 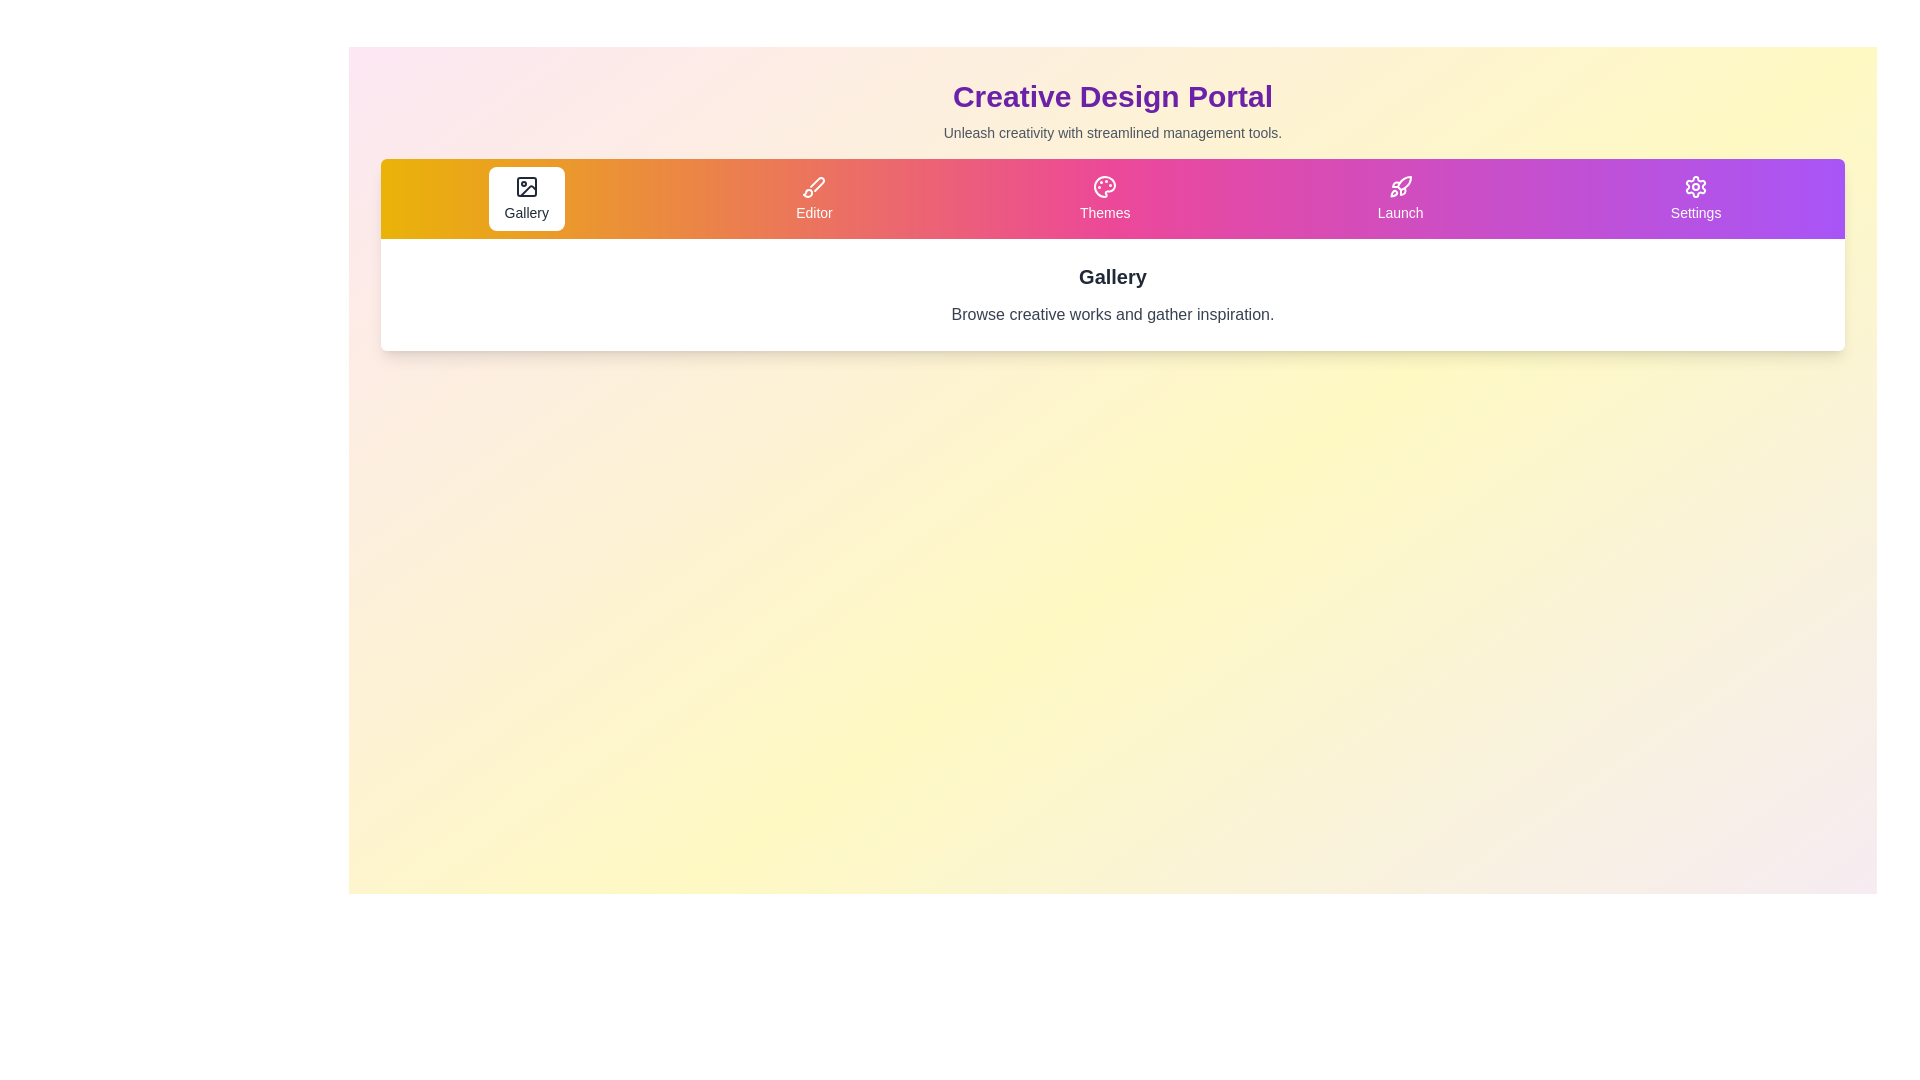 What do you see at coordinates (1695, 186) in the screenshot?
I see `the cogwheel-shaped icon with a purple background and white outline in the top-right section of the navigation bar` at bounding box center [1695, 186].